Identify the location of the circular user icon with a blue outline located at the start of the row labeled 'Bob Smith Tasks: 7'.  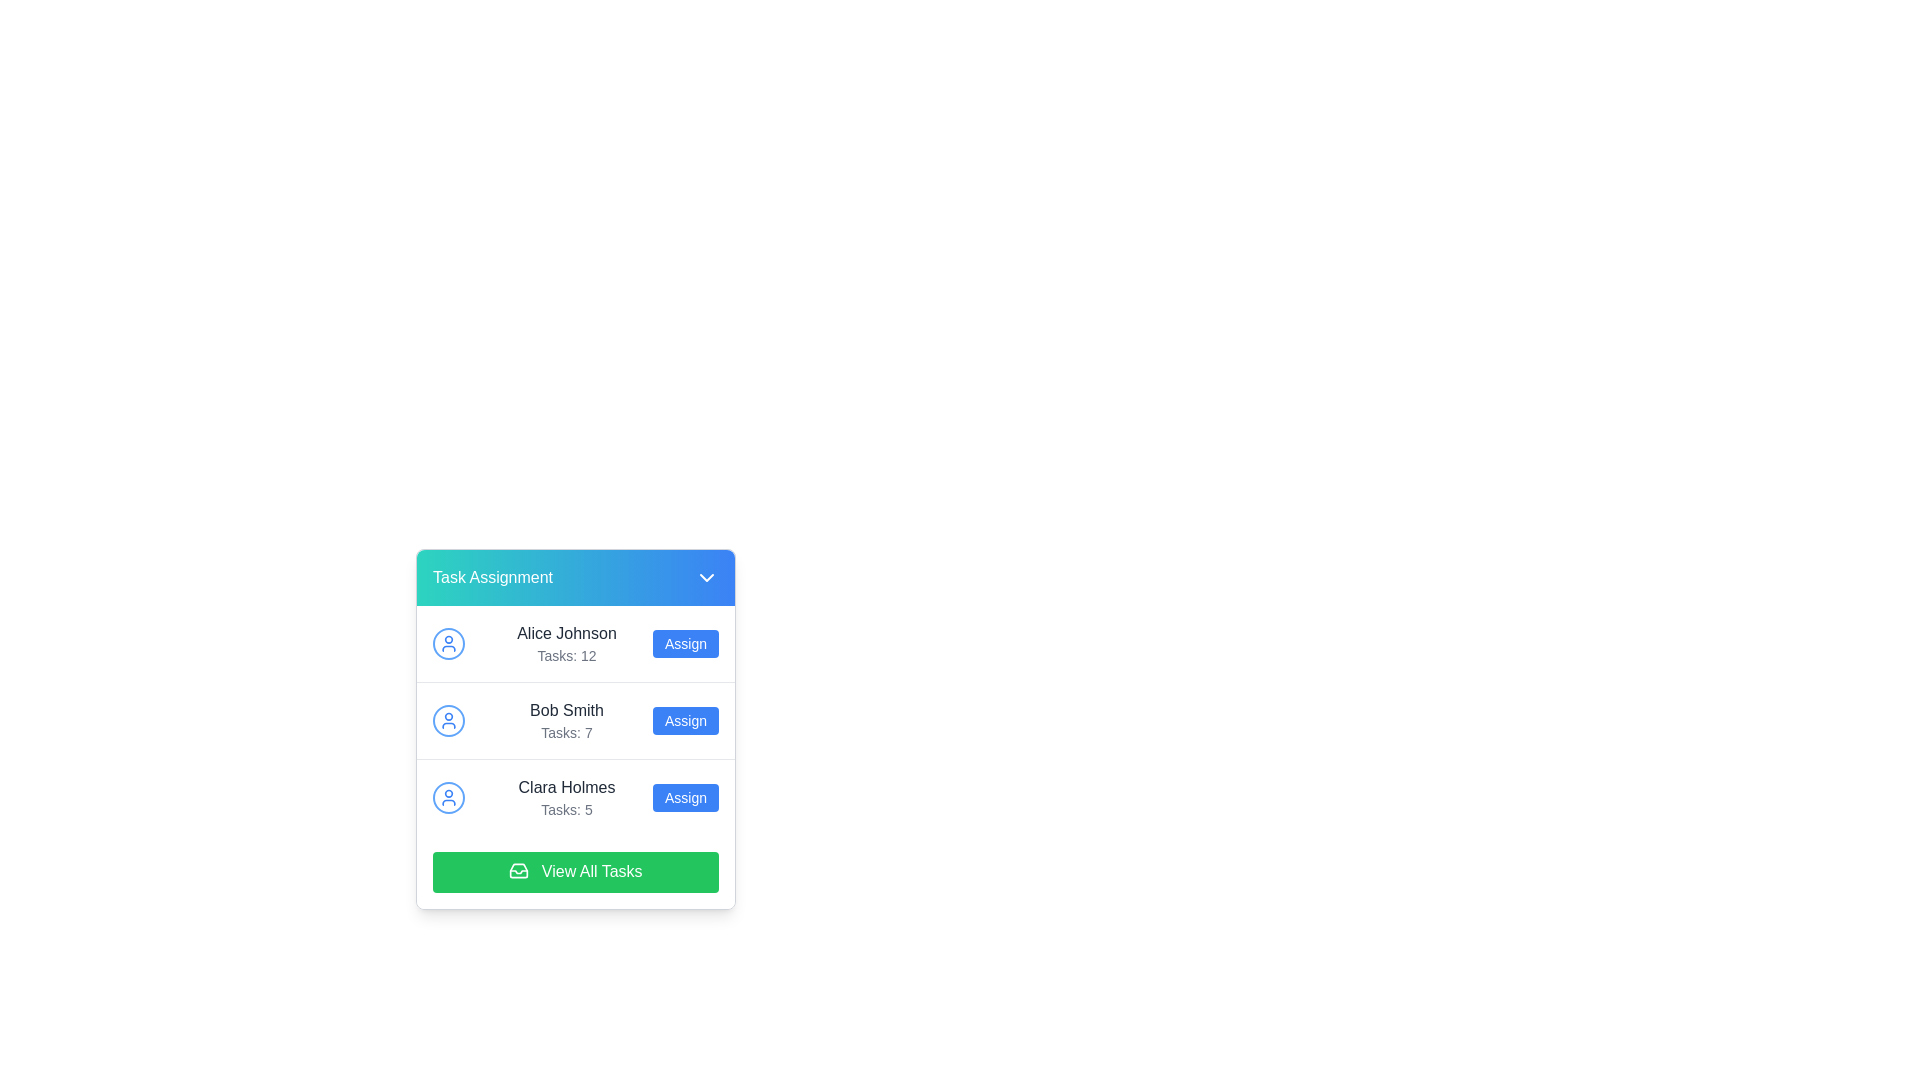
(448, 721).